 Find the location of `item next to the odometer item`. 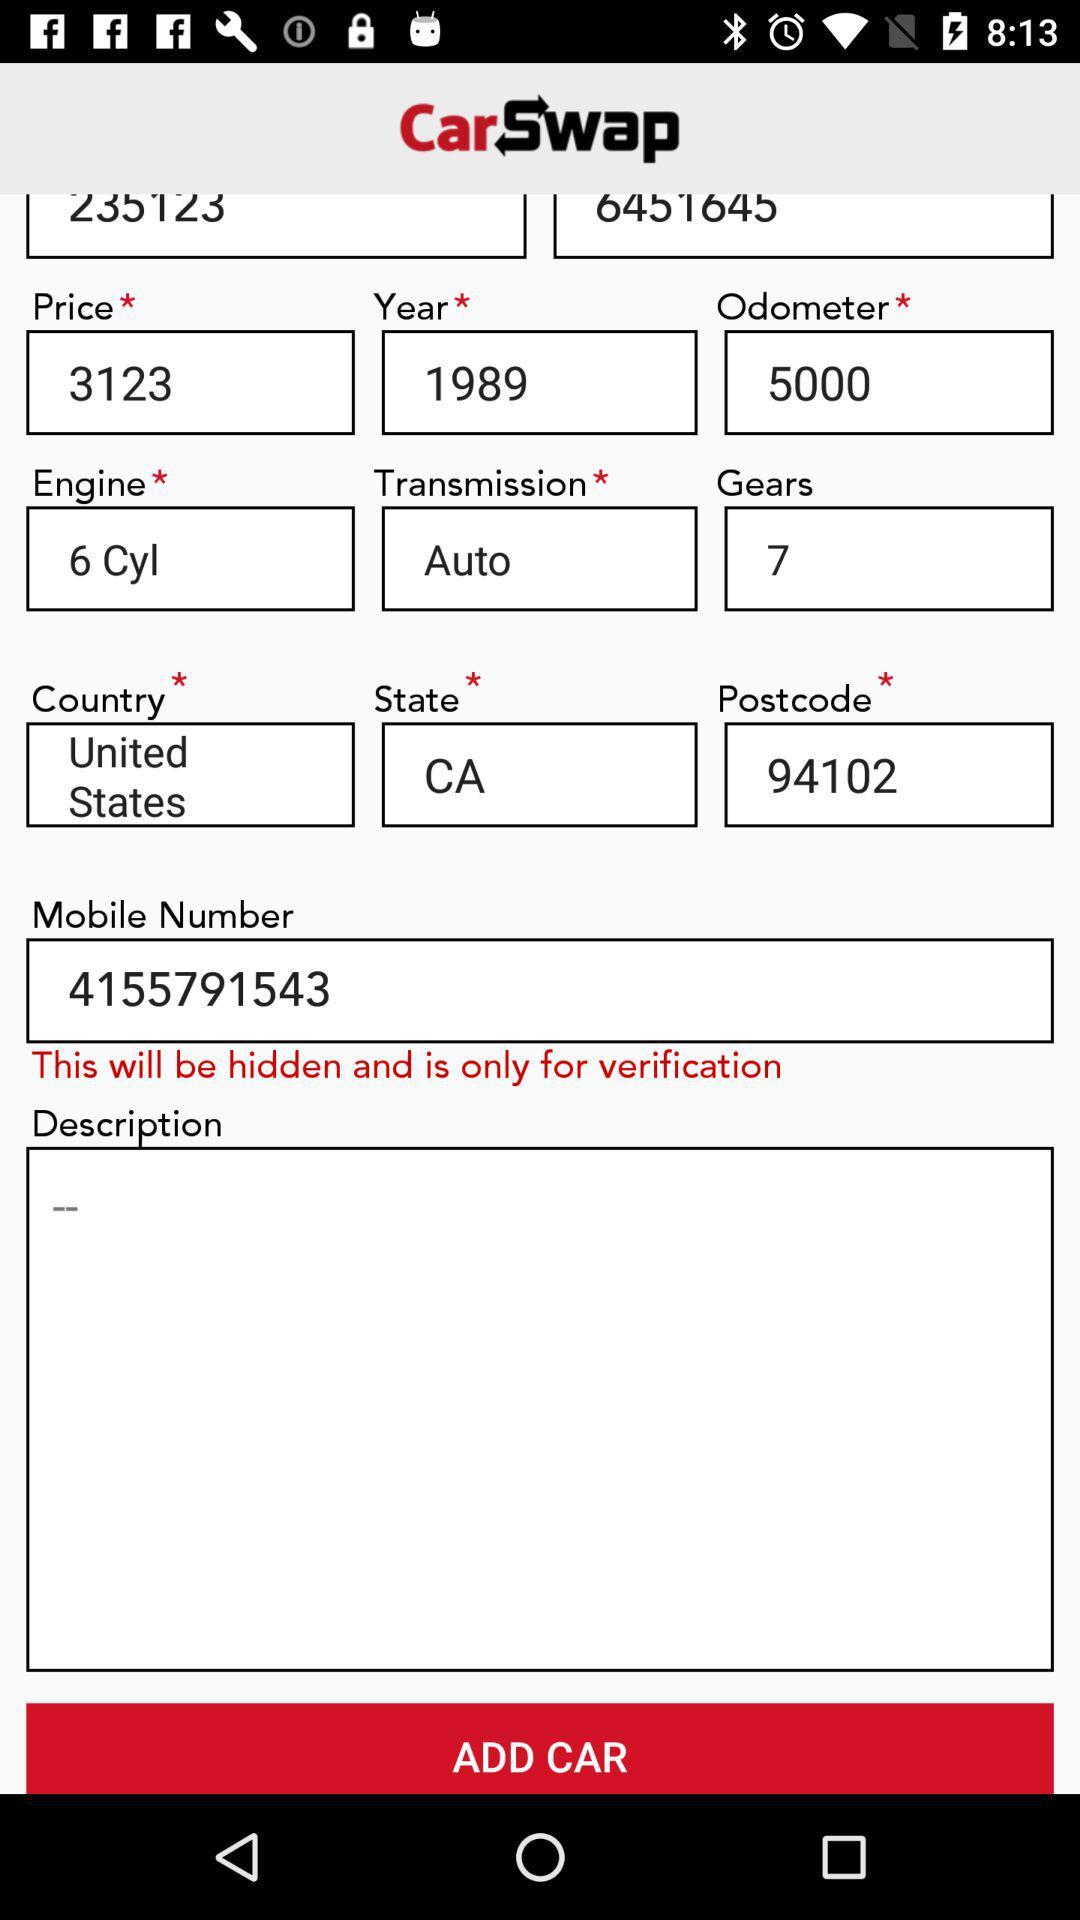

item next to the odometer item is located at coordinates (538, 382).